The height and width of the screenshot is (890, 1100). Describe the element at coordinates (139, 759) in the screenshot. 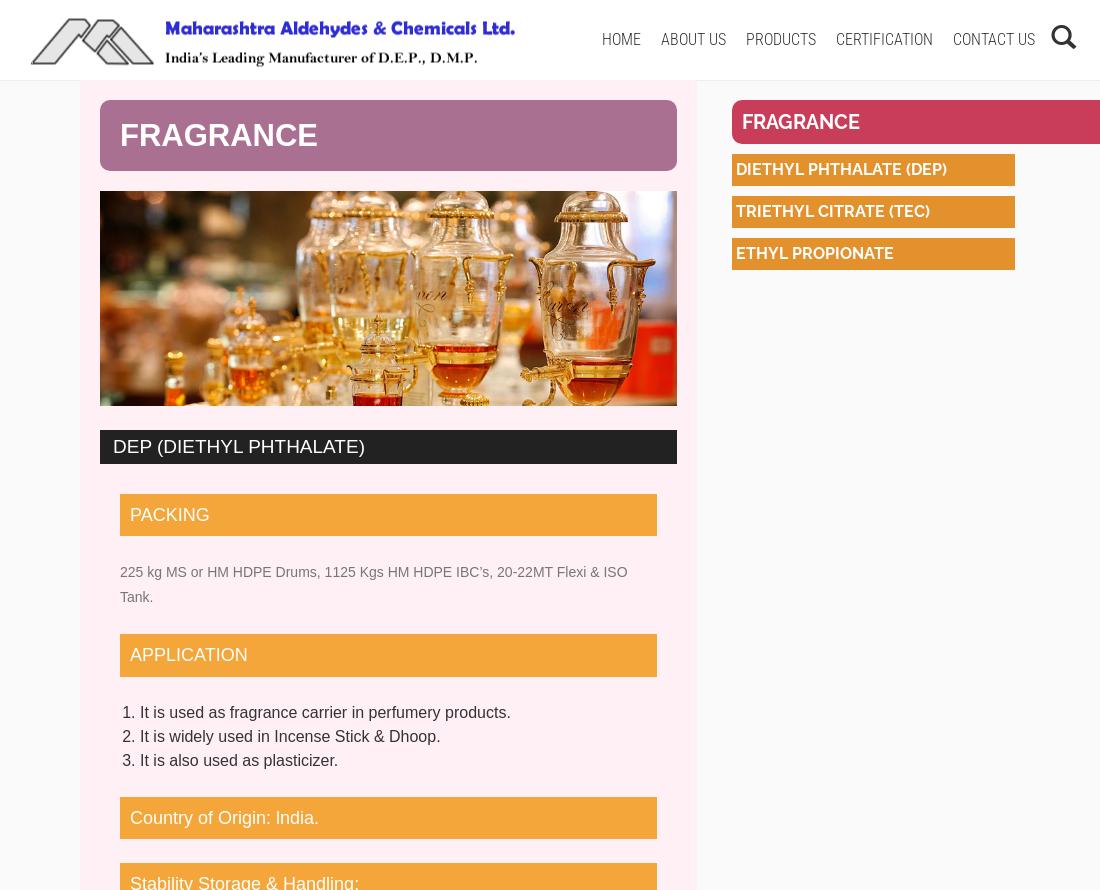

I see `'It is also used as plasticizer.'` at that location.